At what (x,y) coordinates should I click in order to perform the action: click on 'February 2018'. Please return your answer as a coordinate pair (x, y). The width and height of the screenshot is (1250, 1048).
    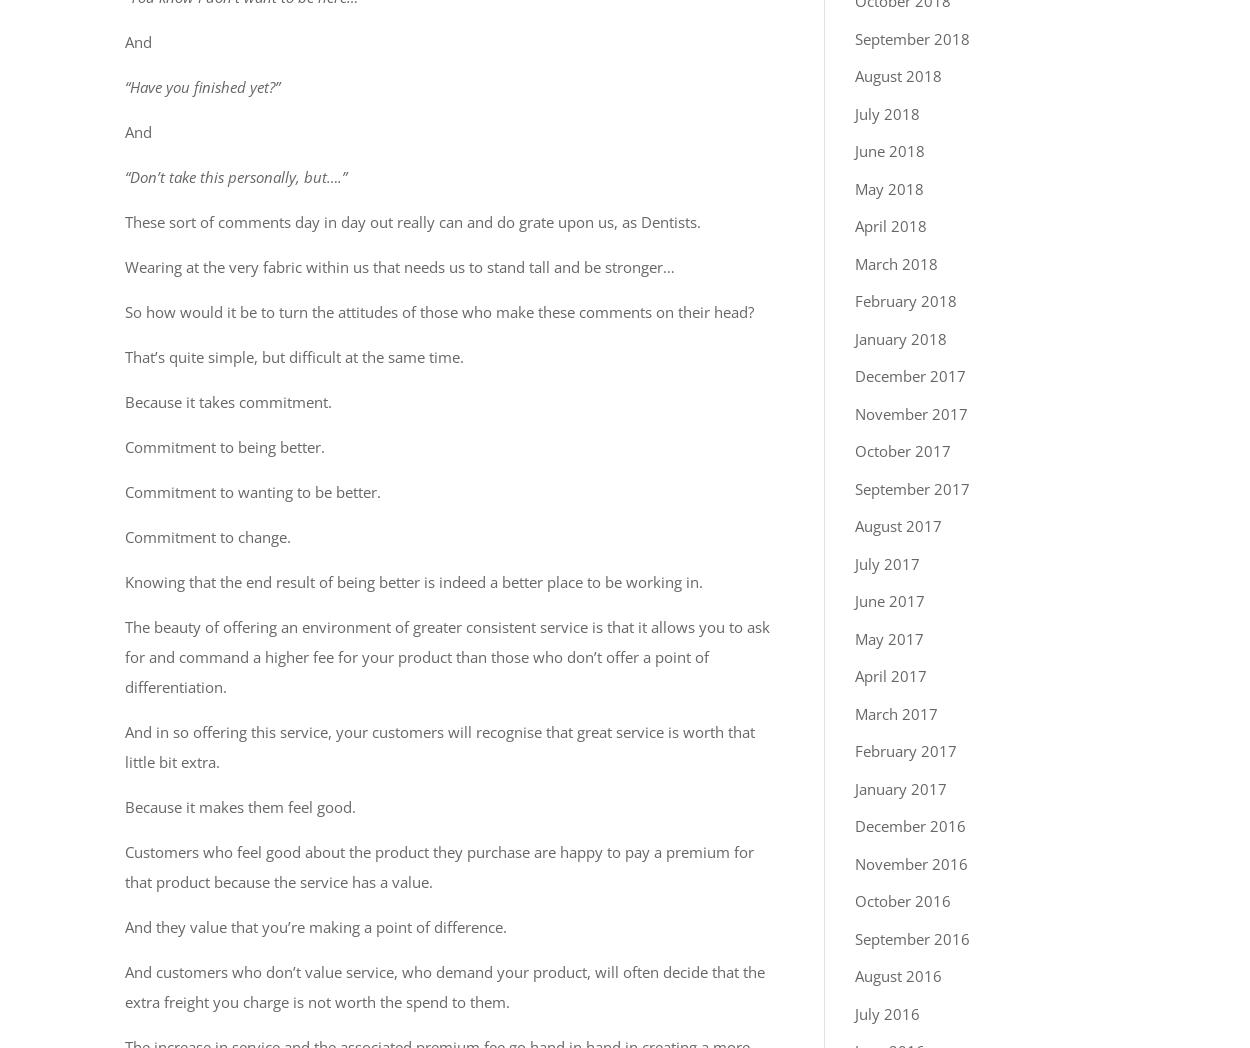
    Looking at the image, I should click on (906, 299).